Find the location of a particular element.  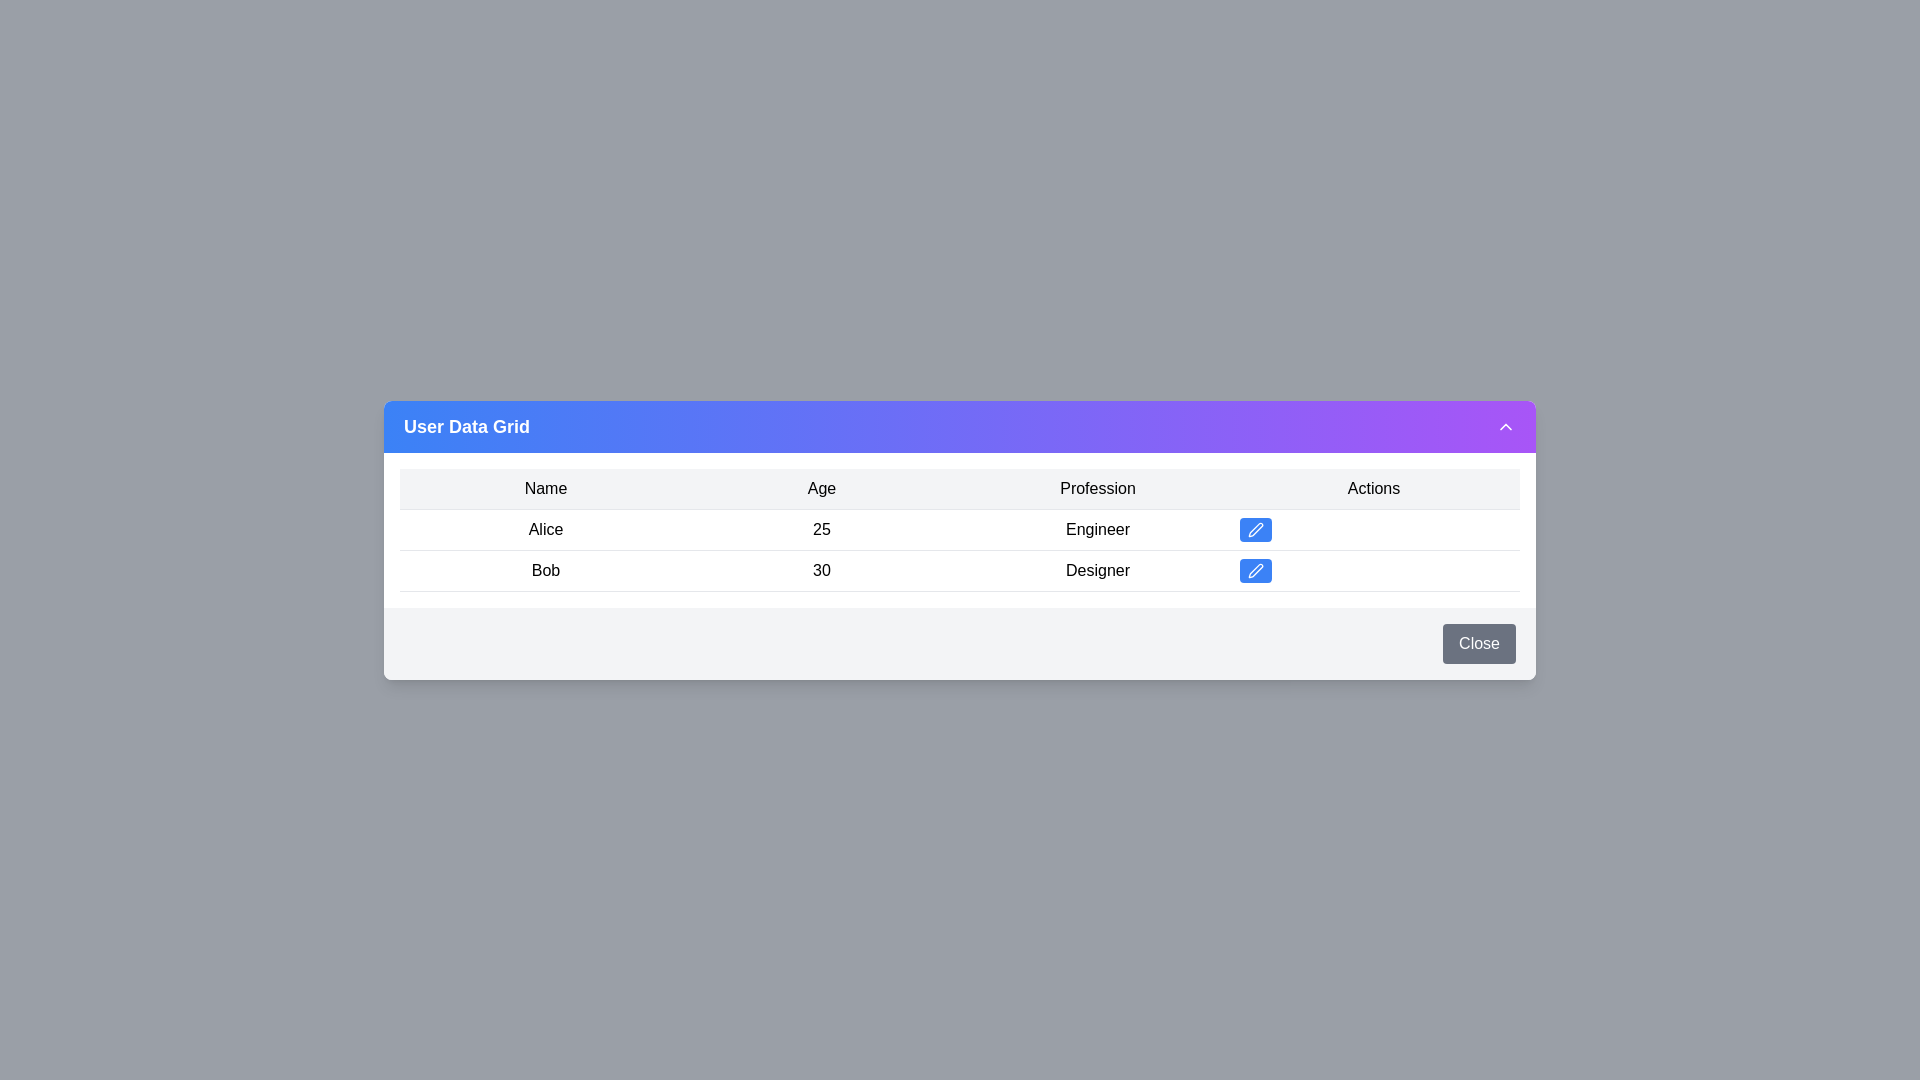

the static text displaying the user's age in the second row under the 'Age' column of the user data grid, located between the 'Name' column with 'Bob' and the 'Profession' column with 'Designer' is located at coordinates (821, 570).